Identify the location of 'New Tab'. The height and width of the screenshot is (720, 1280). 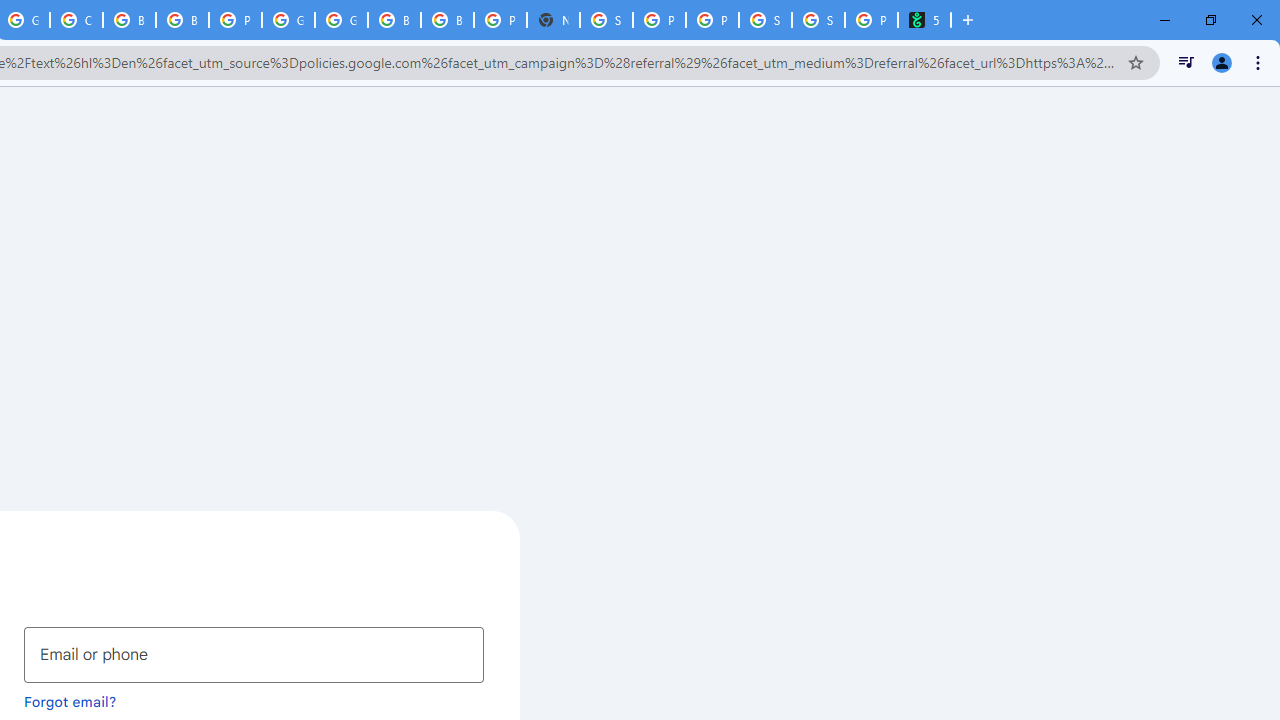
(553, 20).